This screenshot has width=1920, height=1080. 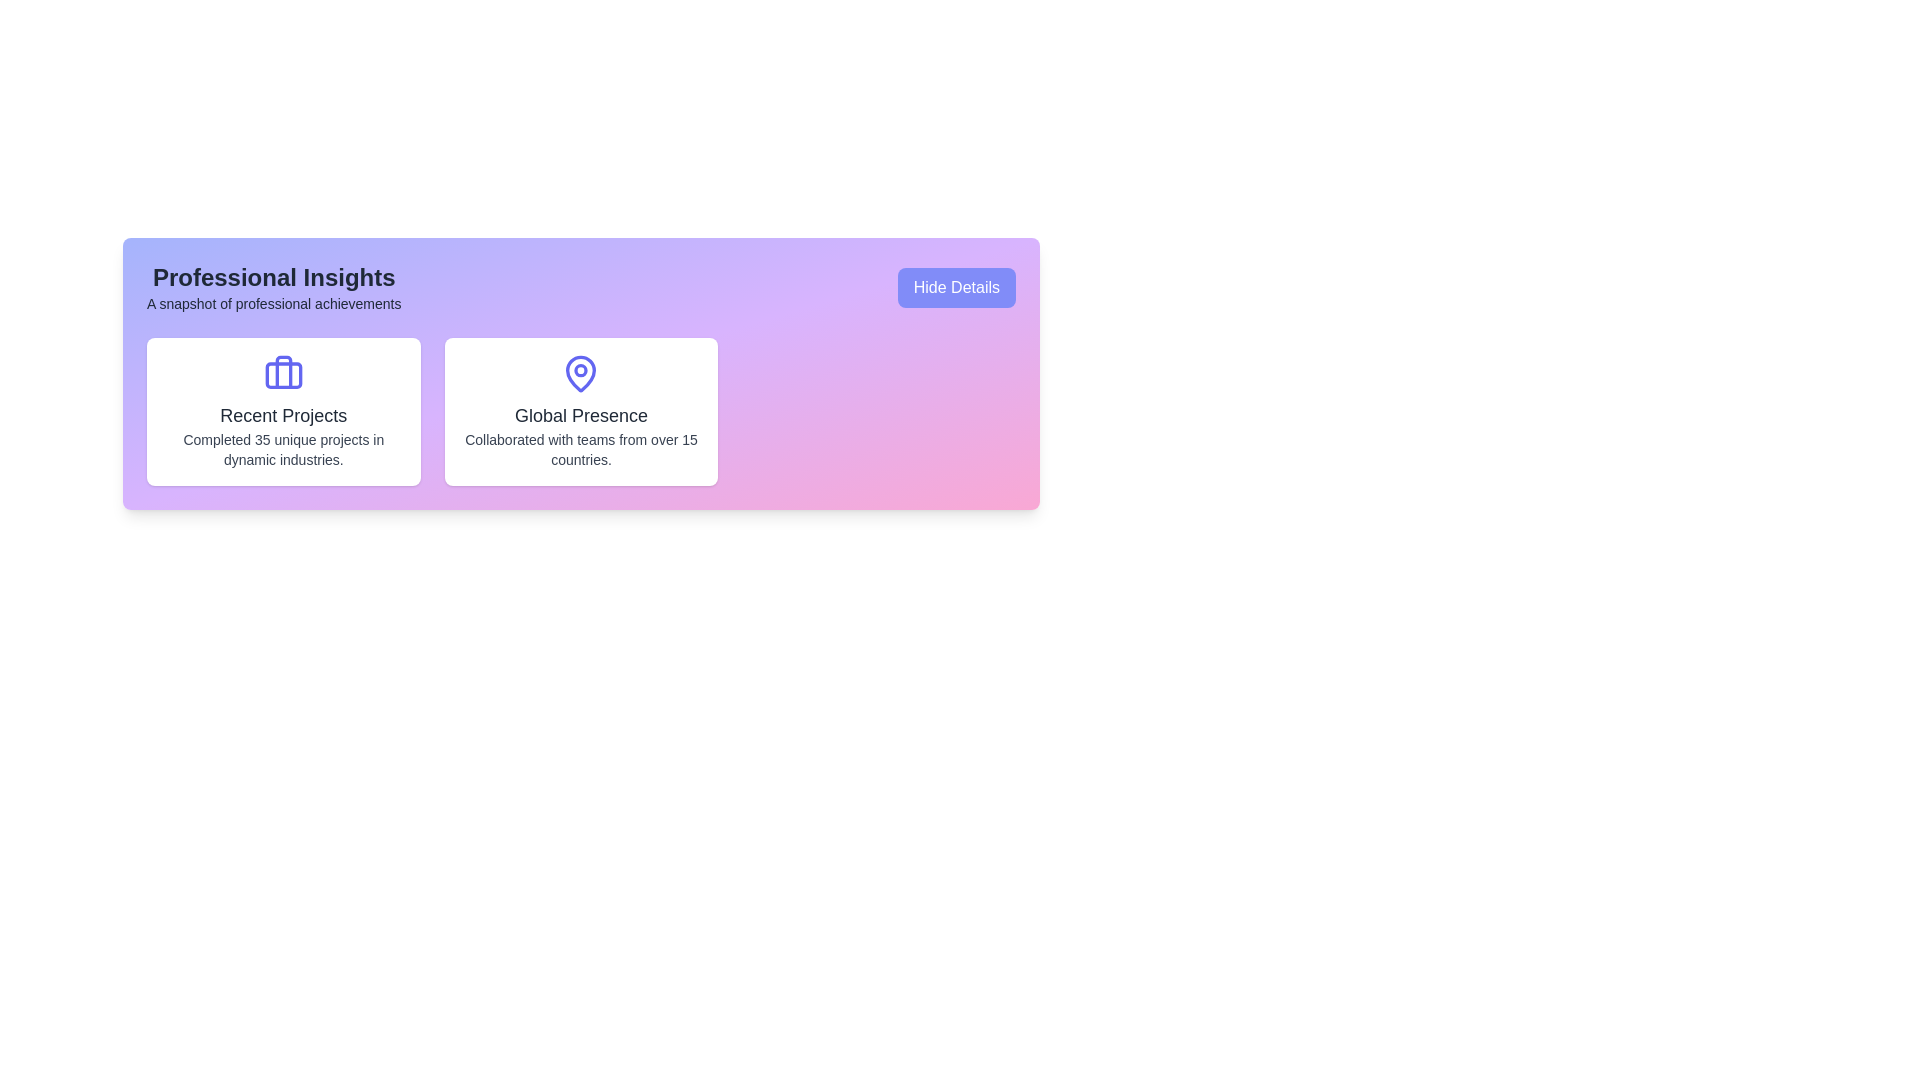 What do you see at coordinates (273, 277) in the screenshot?
I see `text content of the bold, large header titled 'Professional Insights', which is centrally positioned at the top of the section with a gradient background` at bounding box center [273, 277].